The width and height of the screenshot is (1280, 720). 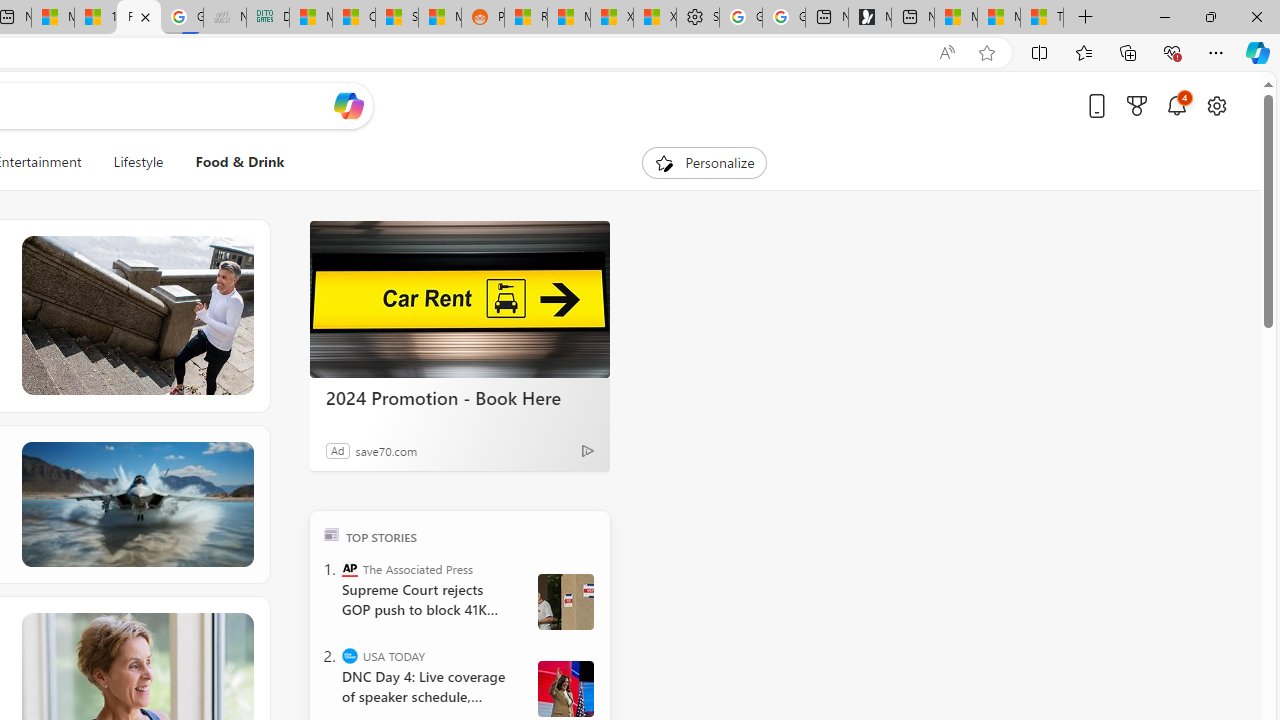 What do you see at coordinates (869, 17) in the screenshot?
I see `'Microsoft Start Gaming'` at bounding box center [869, 17].